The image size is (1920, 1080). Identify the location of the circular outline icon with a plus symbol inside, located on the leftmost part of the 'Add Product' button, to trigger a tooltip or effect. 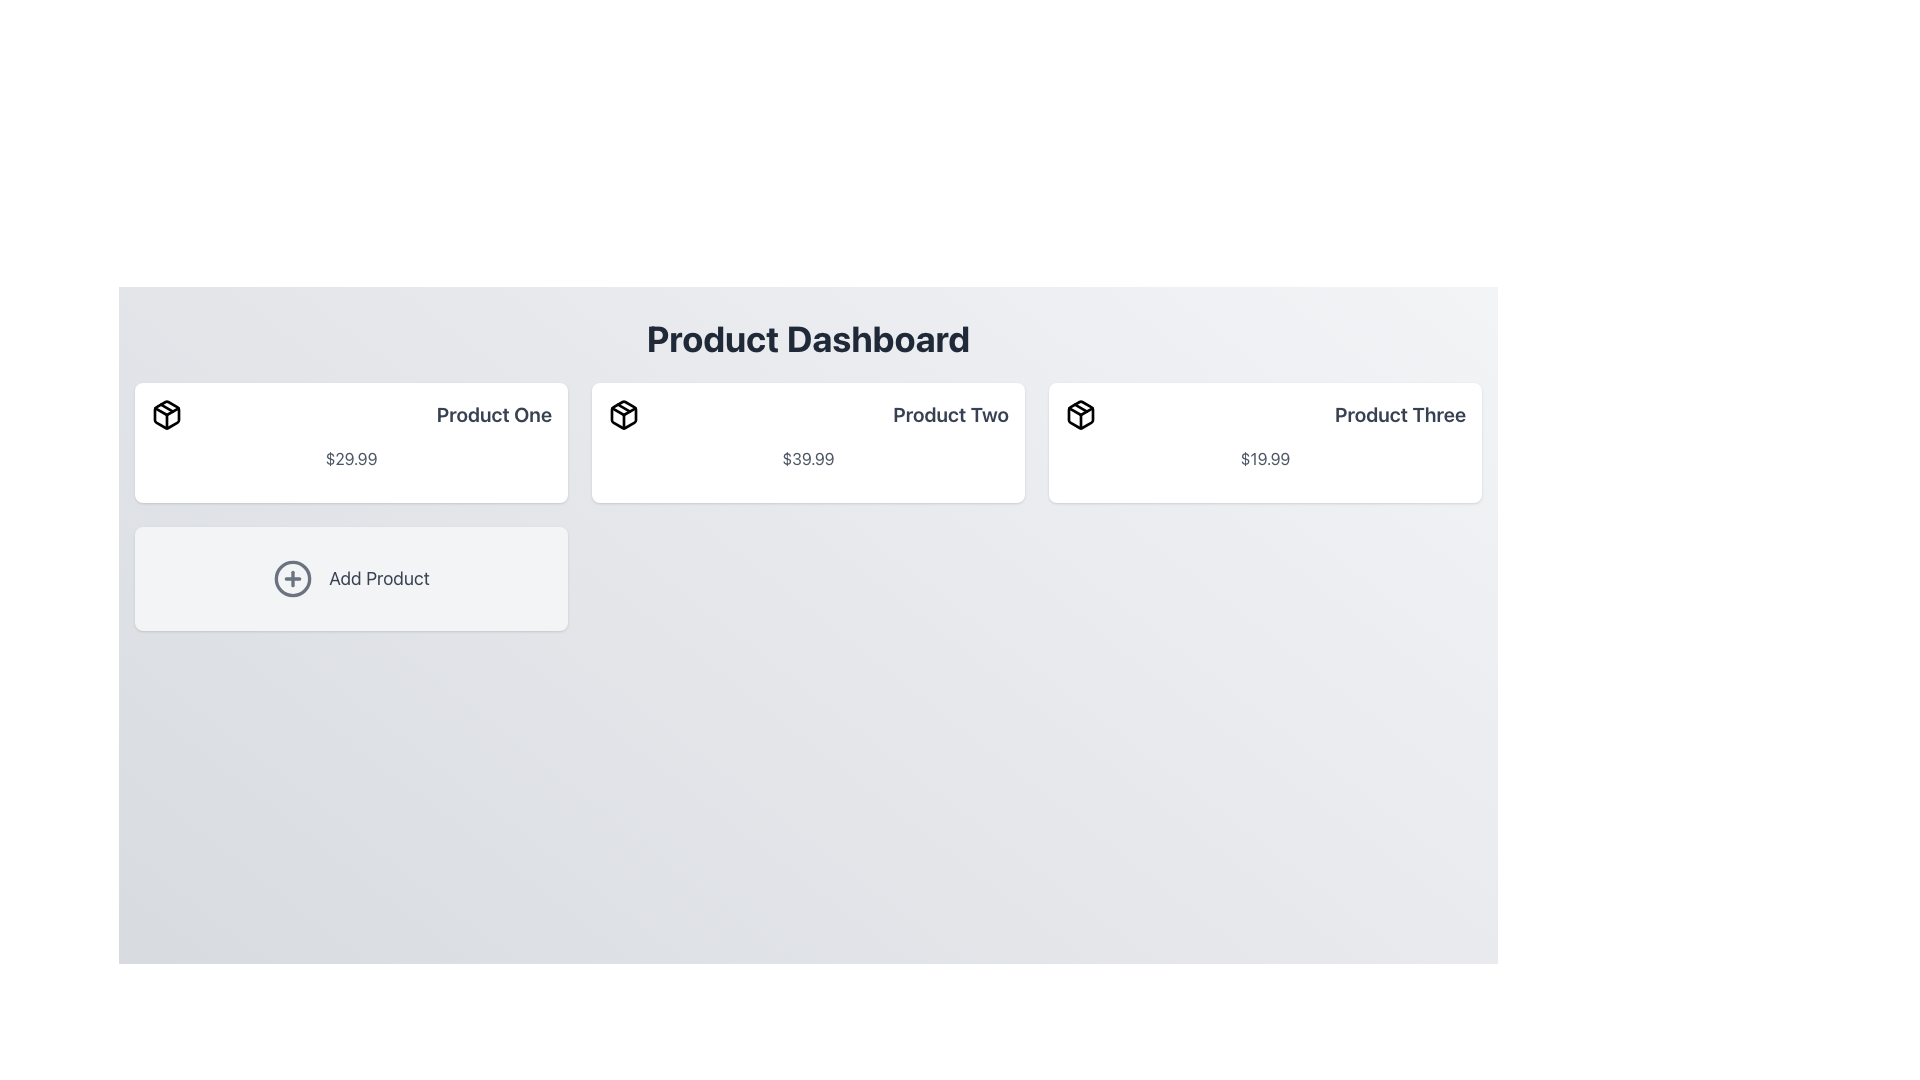
(292, 578).